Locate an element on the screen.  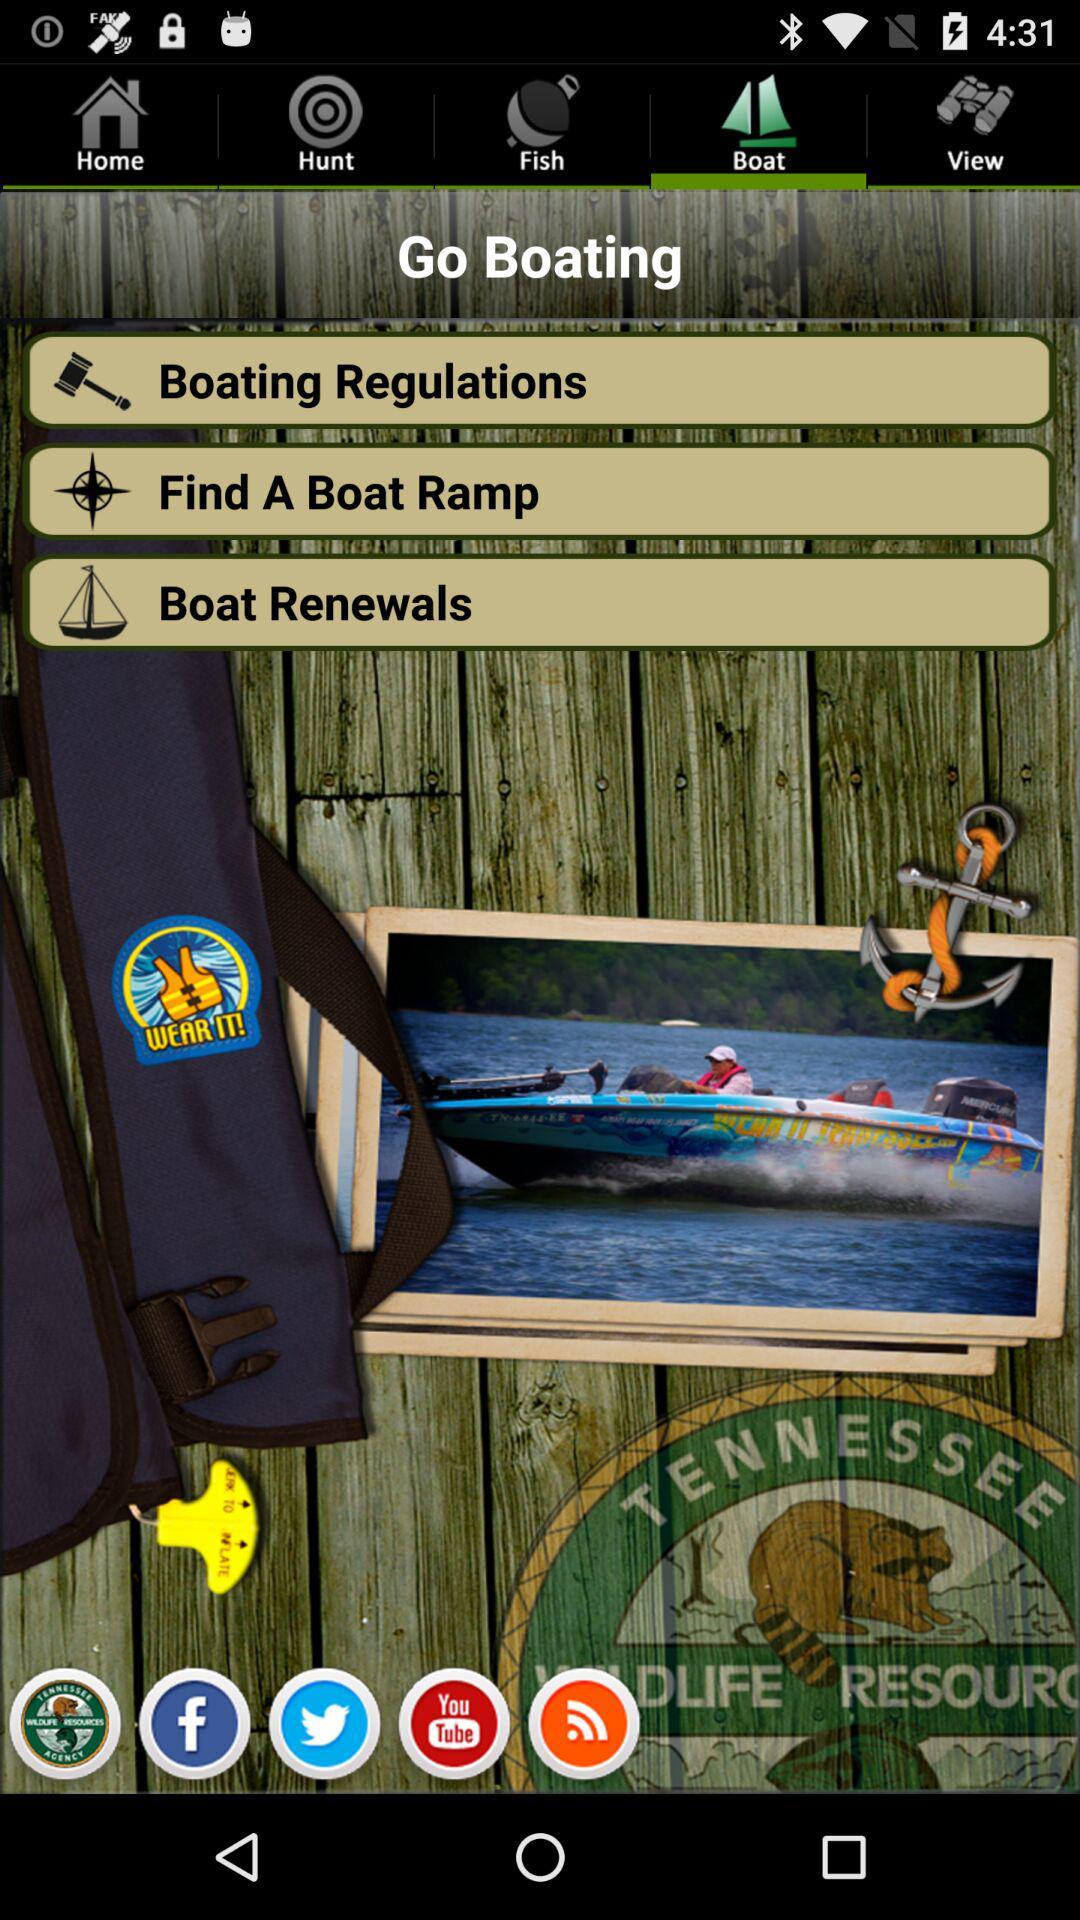
the facebook icon is located at coordinates (194, 1849).